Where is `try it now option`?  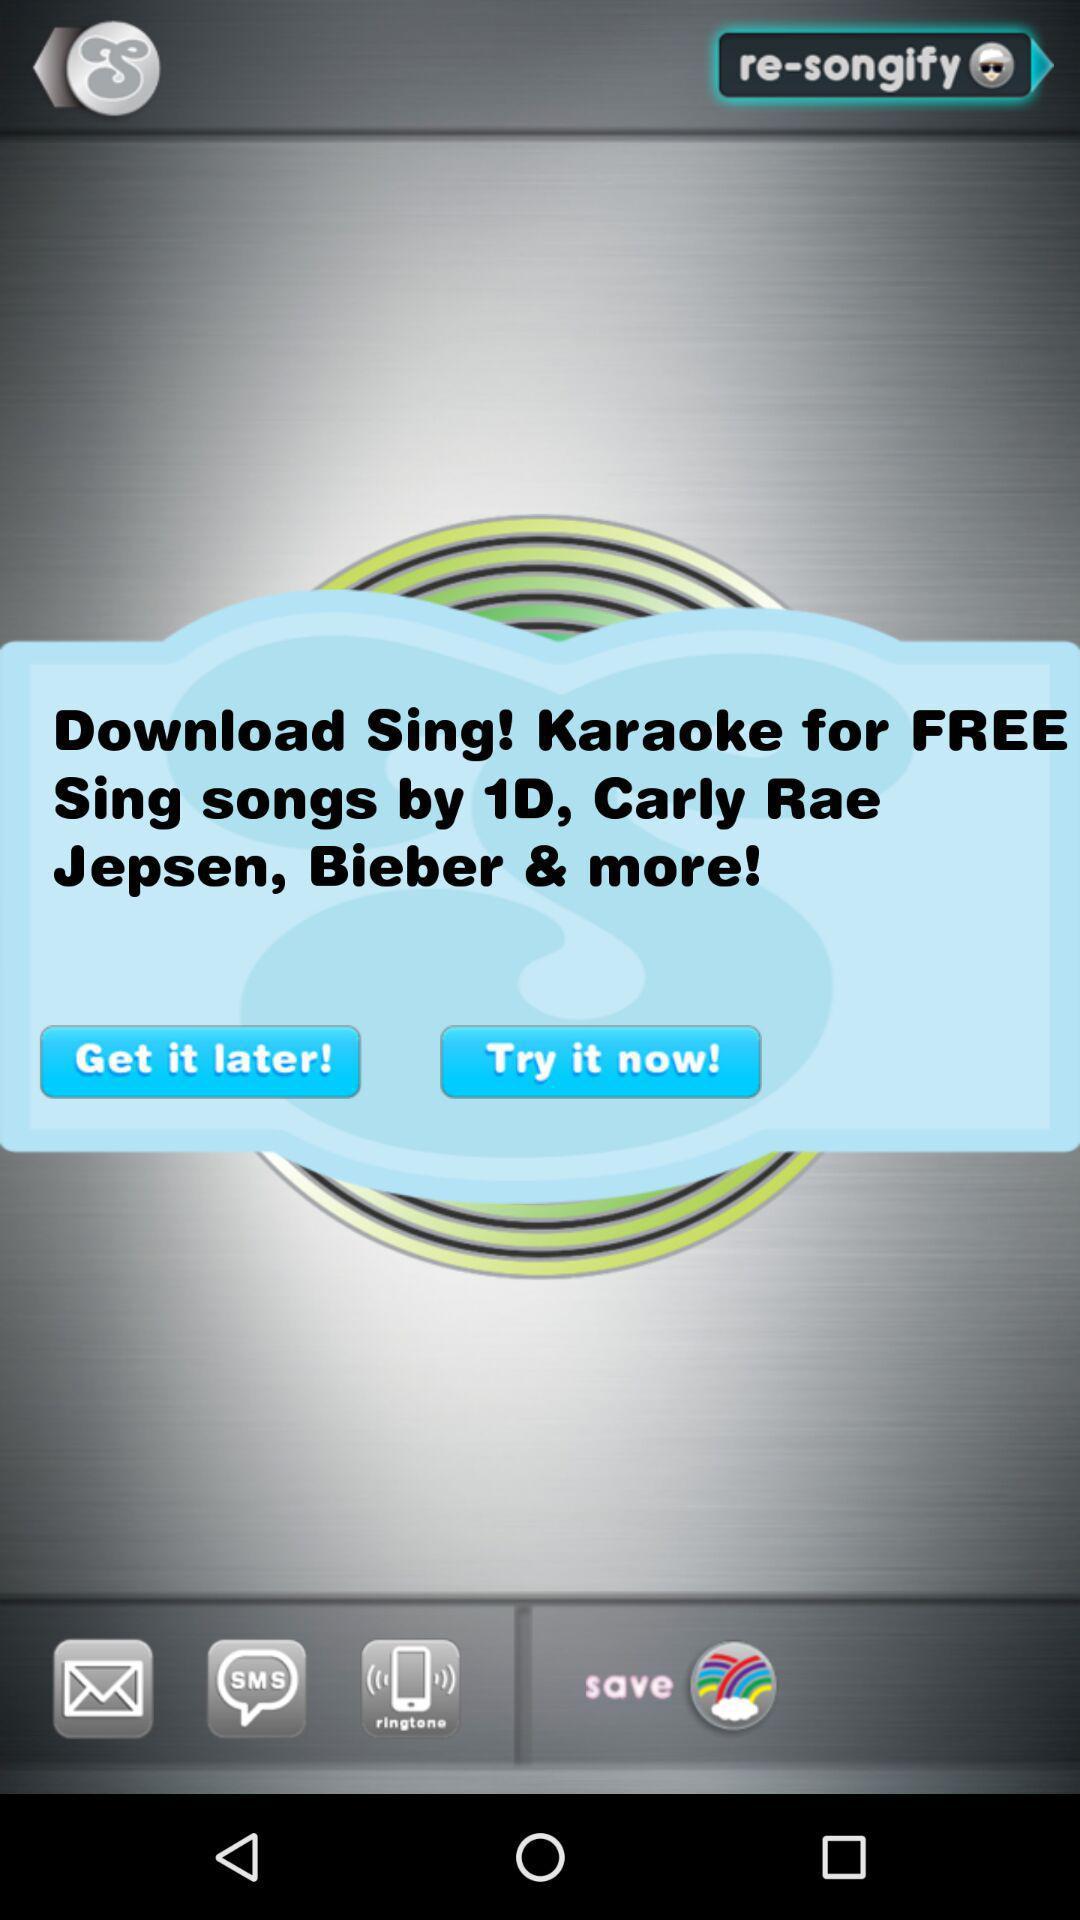
try it now option is located at coordinates (600, 1060).